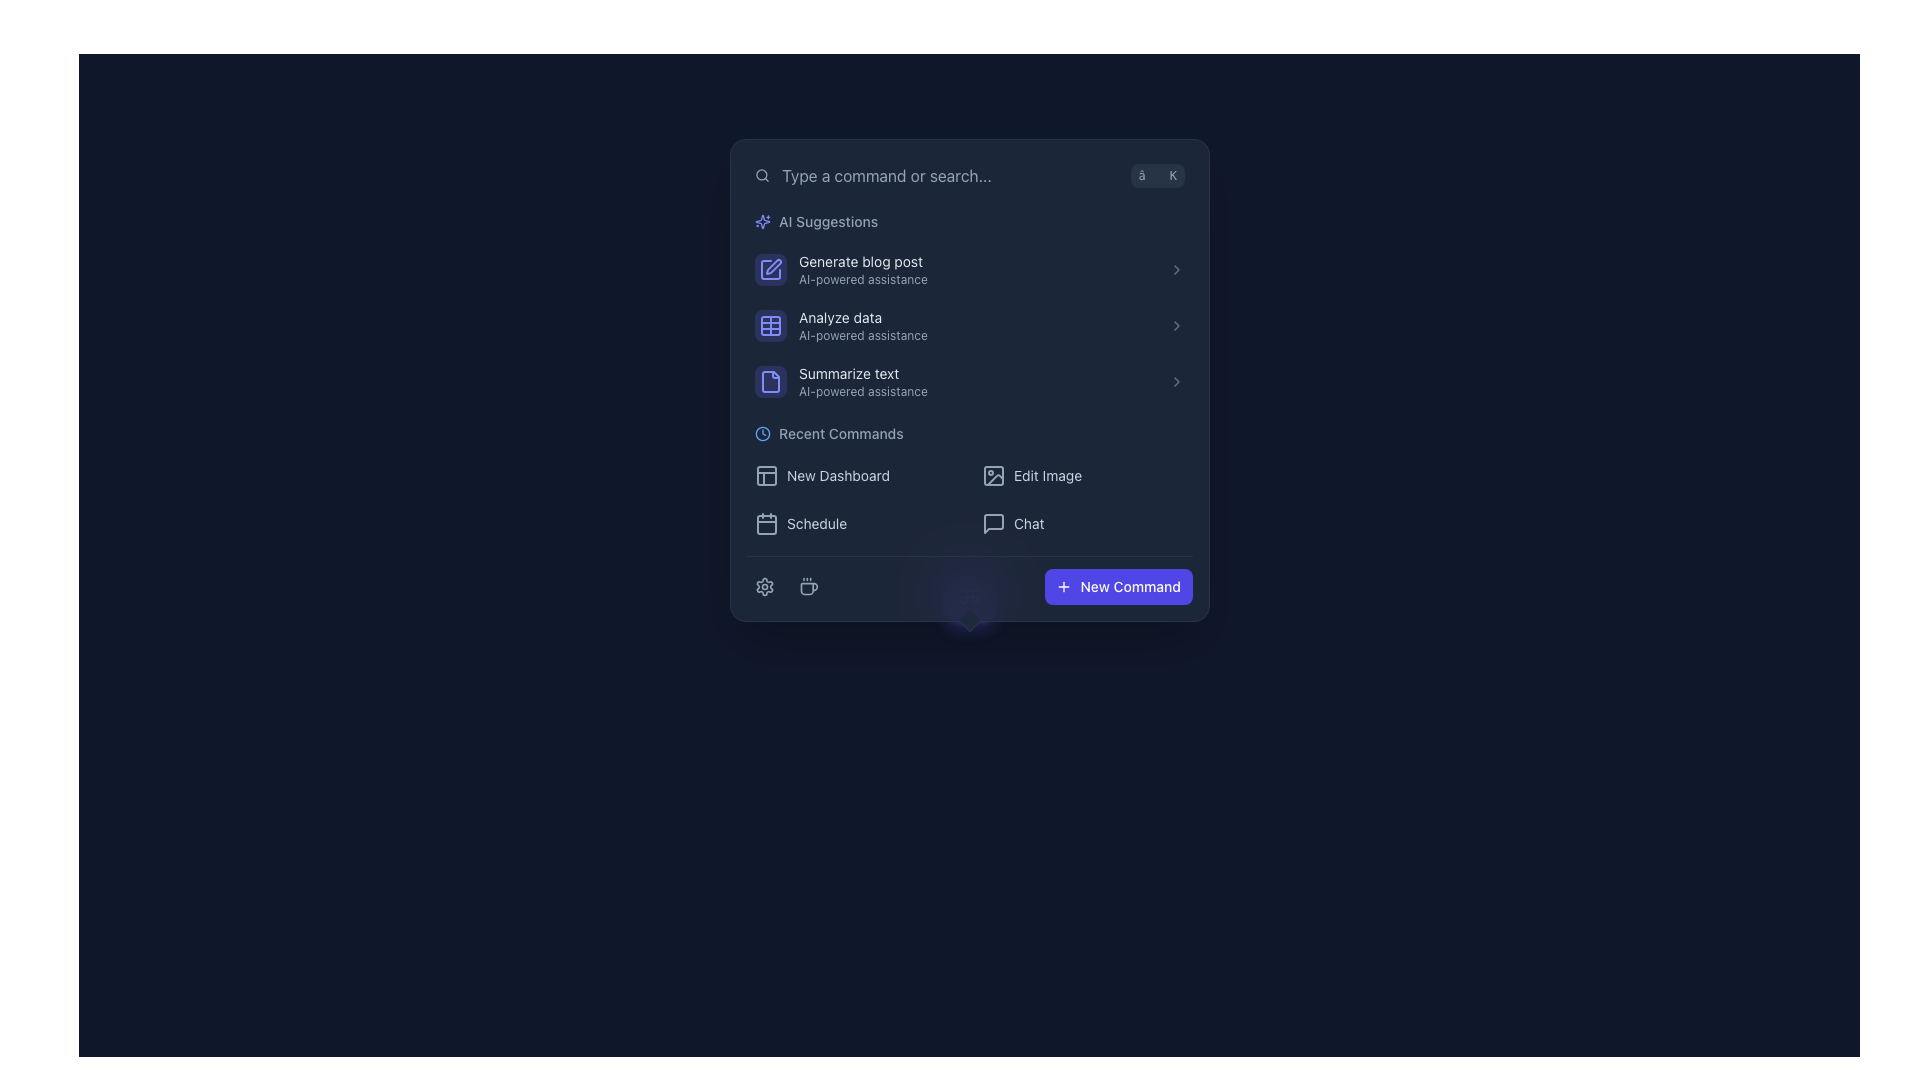 The width and height of the screenshot is (1920, 1080). I want to click on the small square icon resembling a picture frame with content inside, located in the 'Recent Commands' section, to the left of the 'Edit Image' label, so click(993, 475).